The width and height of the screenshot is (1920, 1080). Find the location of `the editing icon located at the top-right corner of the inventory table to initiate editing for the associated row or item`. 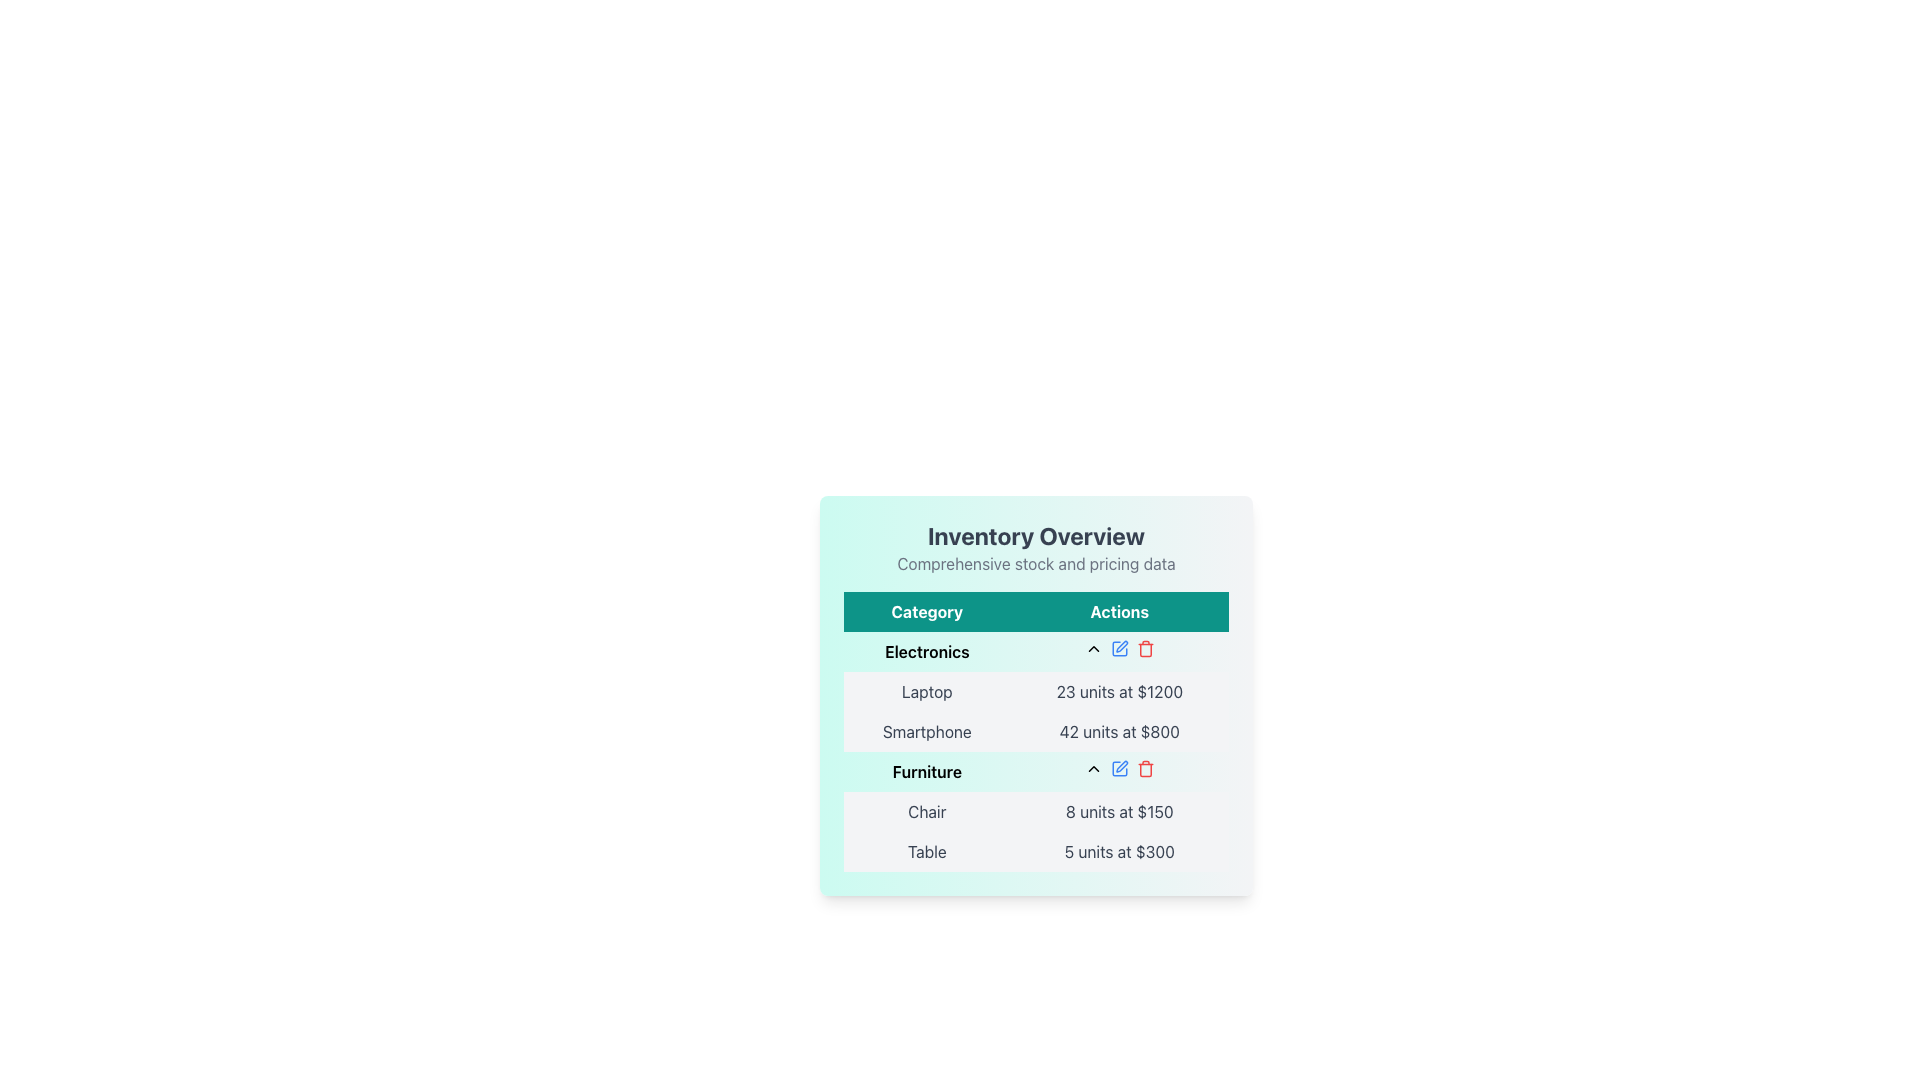

the editing icon located at the top-right corner of the inventory table to initiate editing for the associated row or item is located at coordinates (1122, 765).